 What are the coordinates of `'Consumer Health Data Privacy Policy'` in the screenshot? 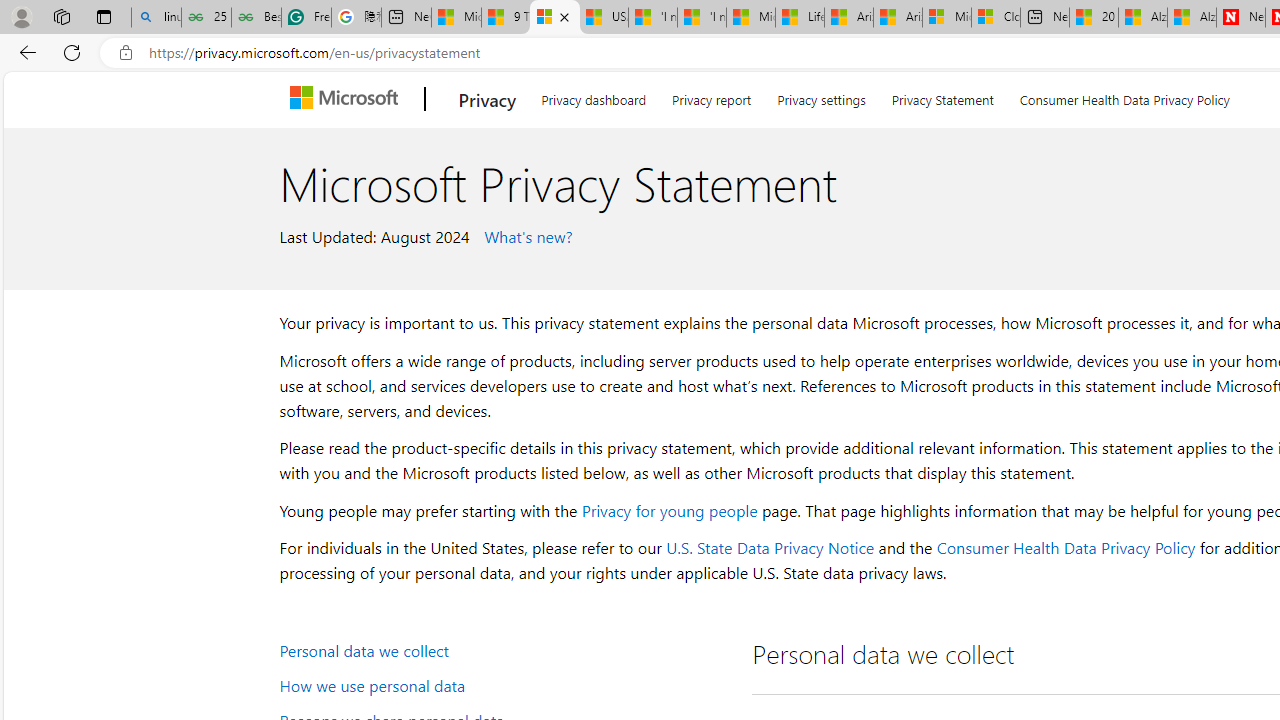 It's located at (1064, 547).